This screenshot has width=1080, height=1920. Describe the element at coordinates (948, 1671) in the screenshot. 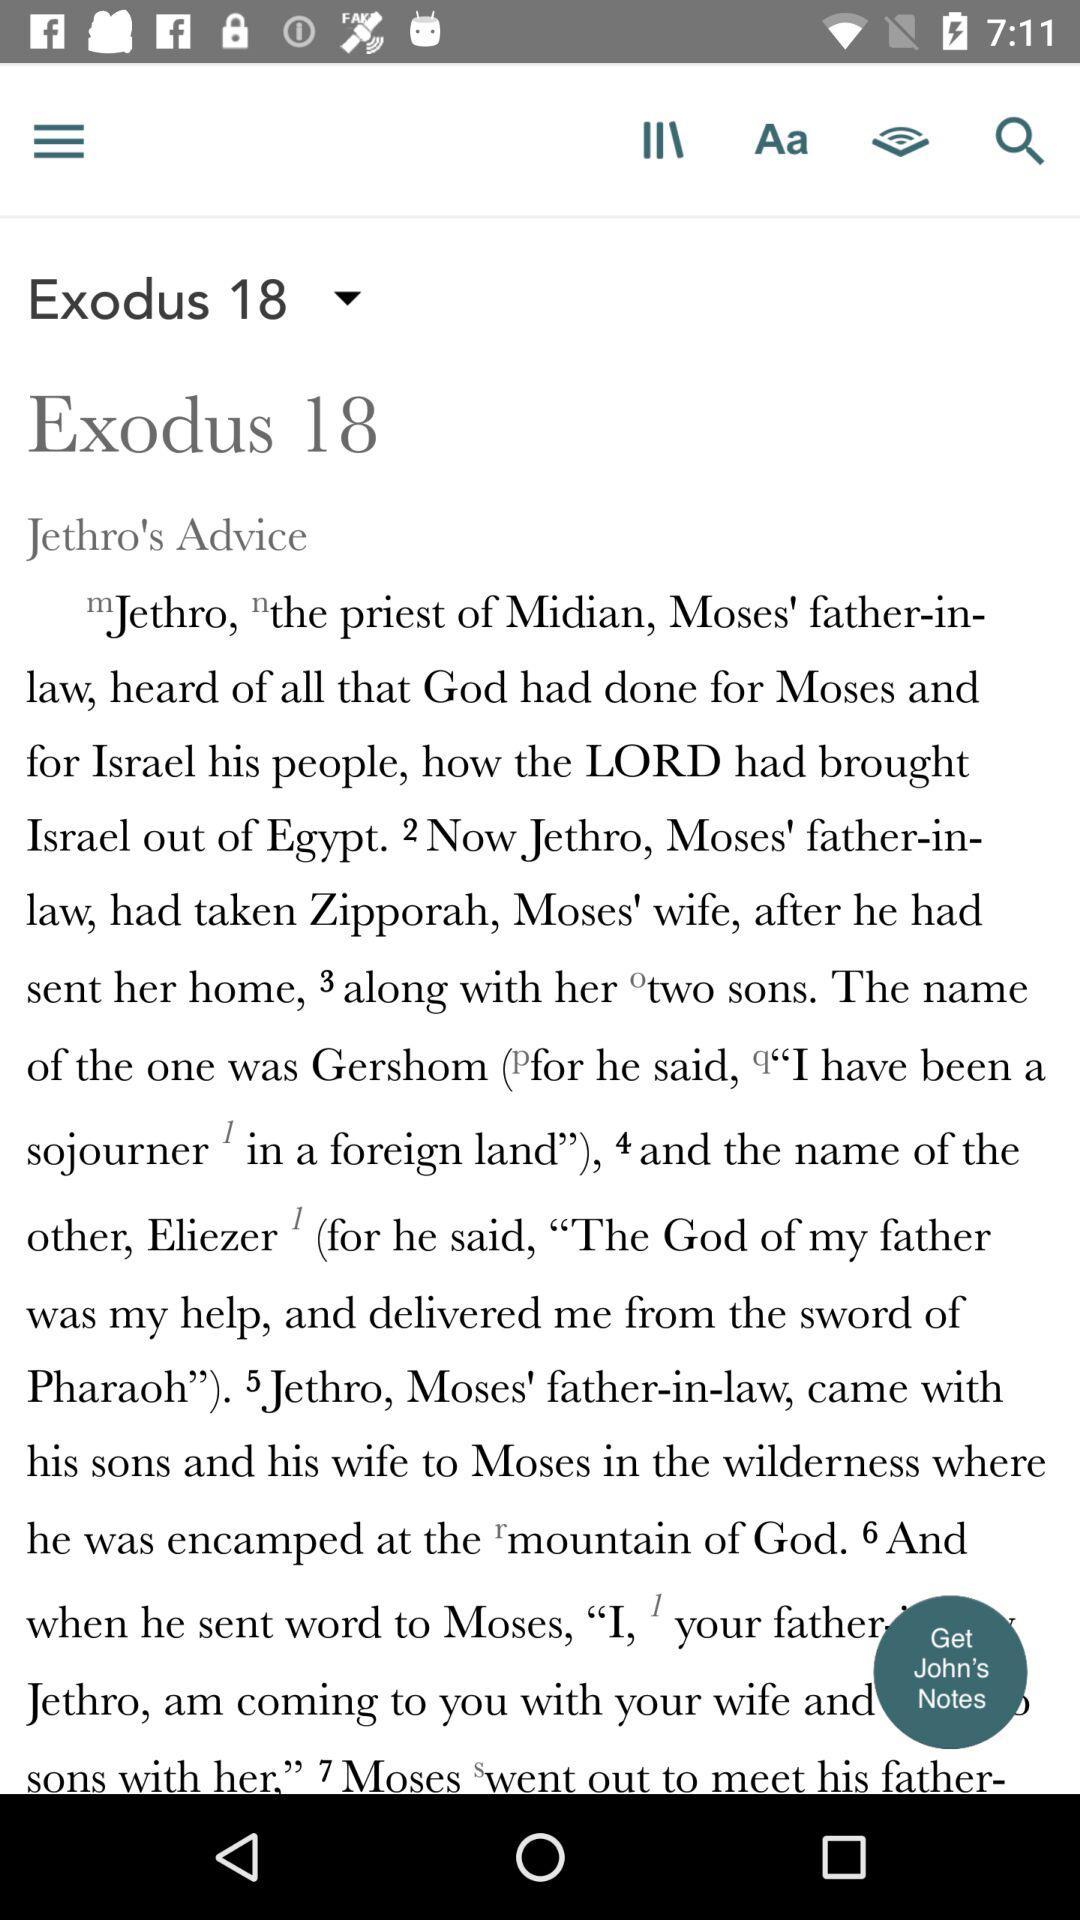

I see `get john 's notes` at that location.